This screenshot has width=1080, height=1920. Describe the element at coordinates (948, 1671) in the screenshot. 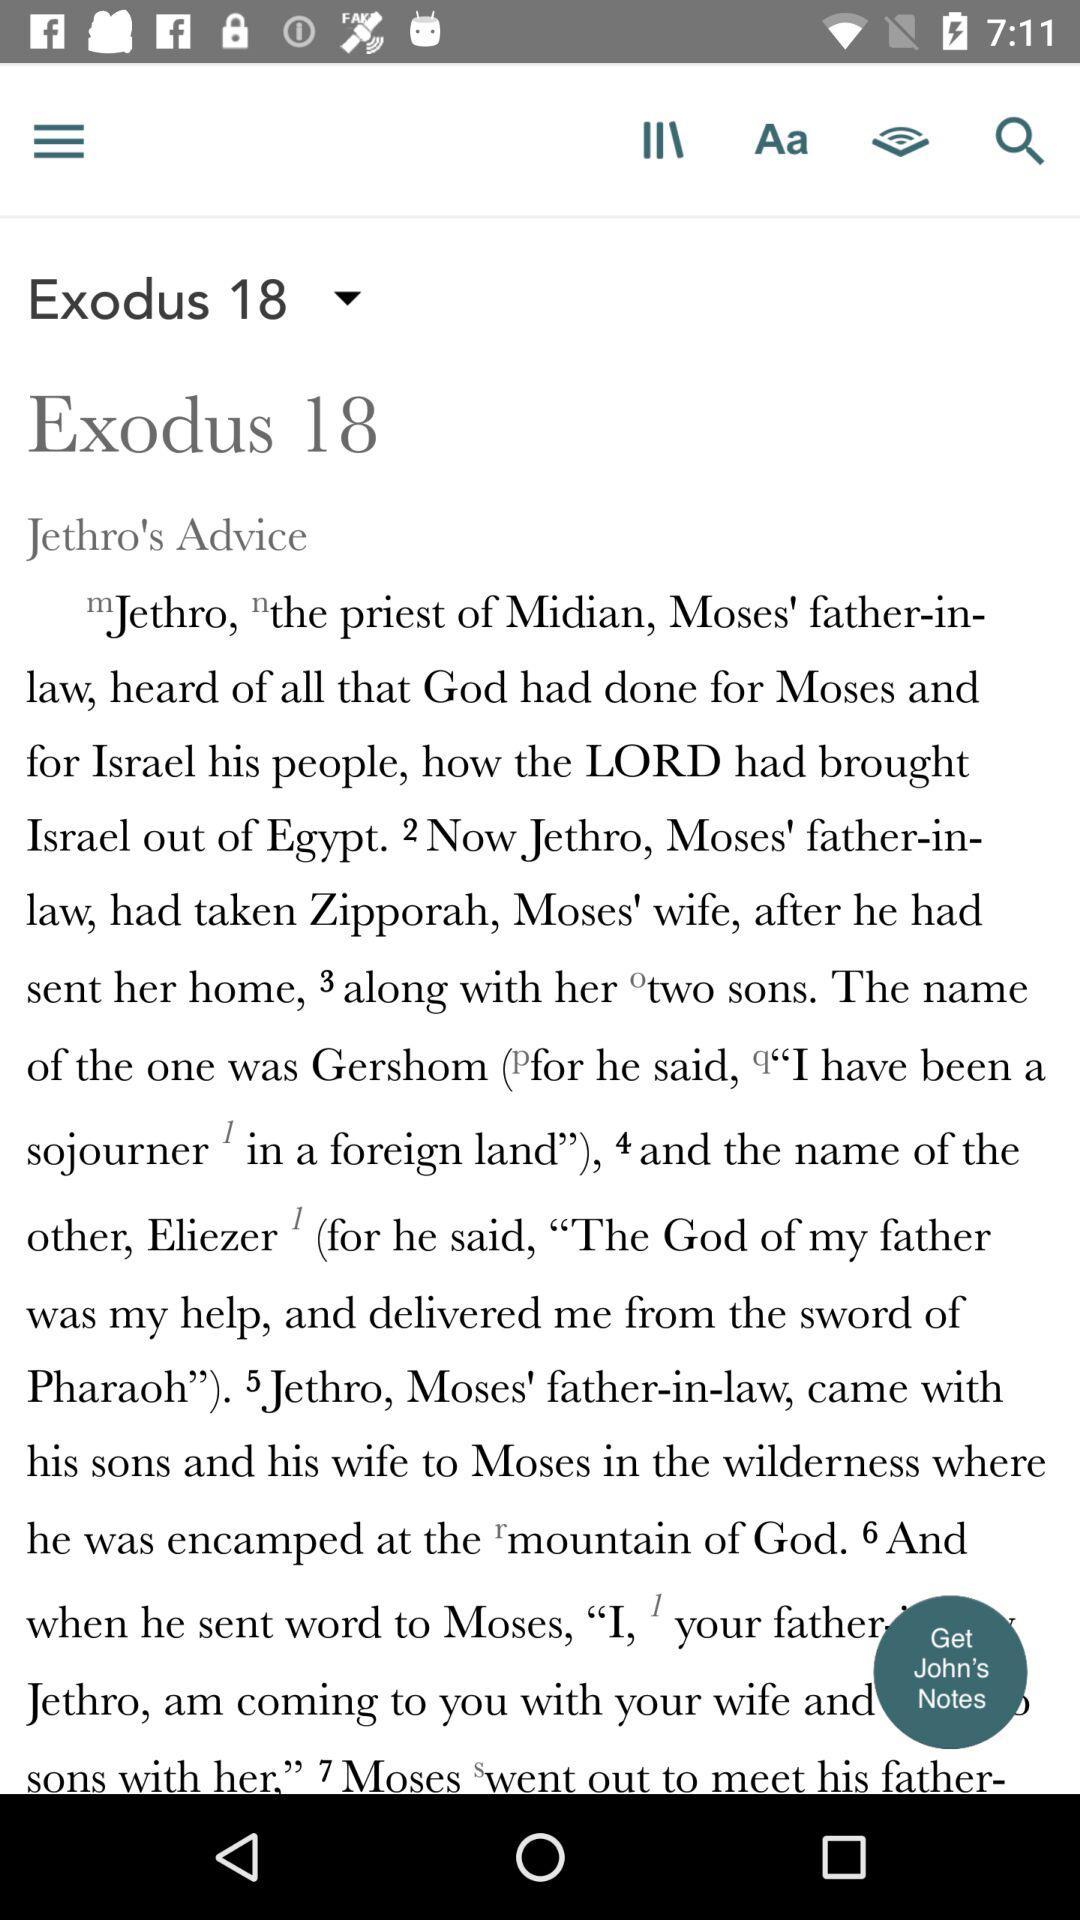

I see `get john 's notes` at that location.